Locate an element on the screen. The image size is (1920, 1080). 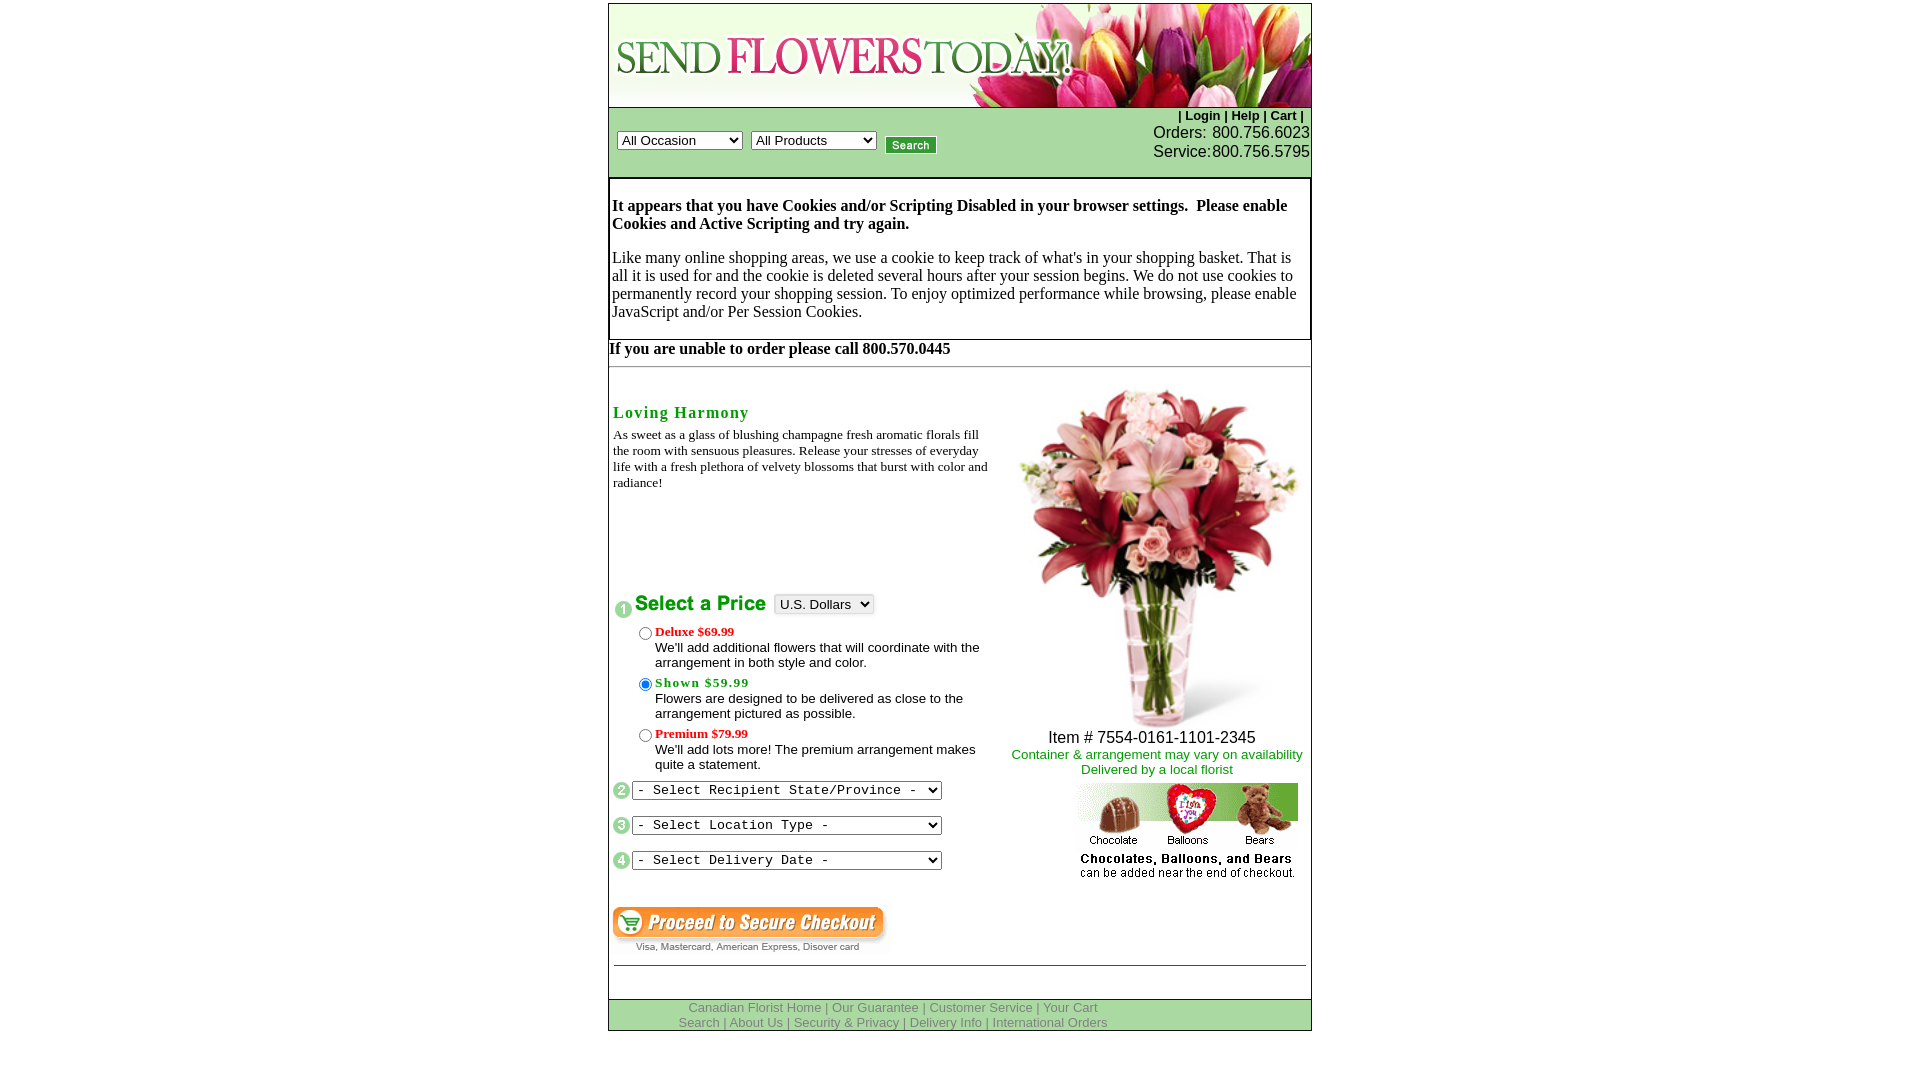
'Our Guarantee' is located at coordinates (875, 1007).